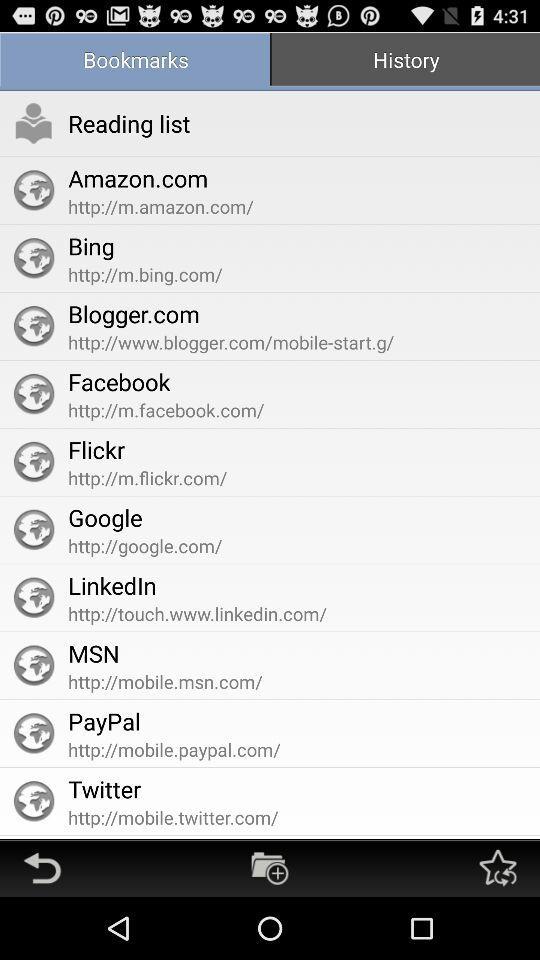 This screenshot has width=540, height=960. What do you see at coordinates (129, 122) in the screenshot?
I see `icon above the amazon.com app` at bounding box center [129, 122].